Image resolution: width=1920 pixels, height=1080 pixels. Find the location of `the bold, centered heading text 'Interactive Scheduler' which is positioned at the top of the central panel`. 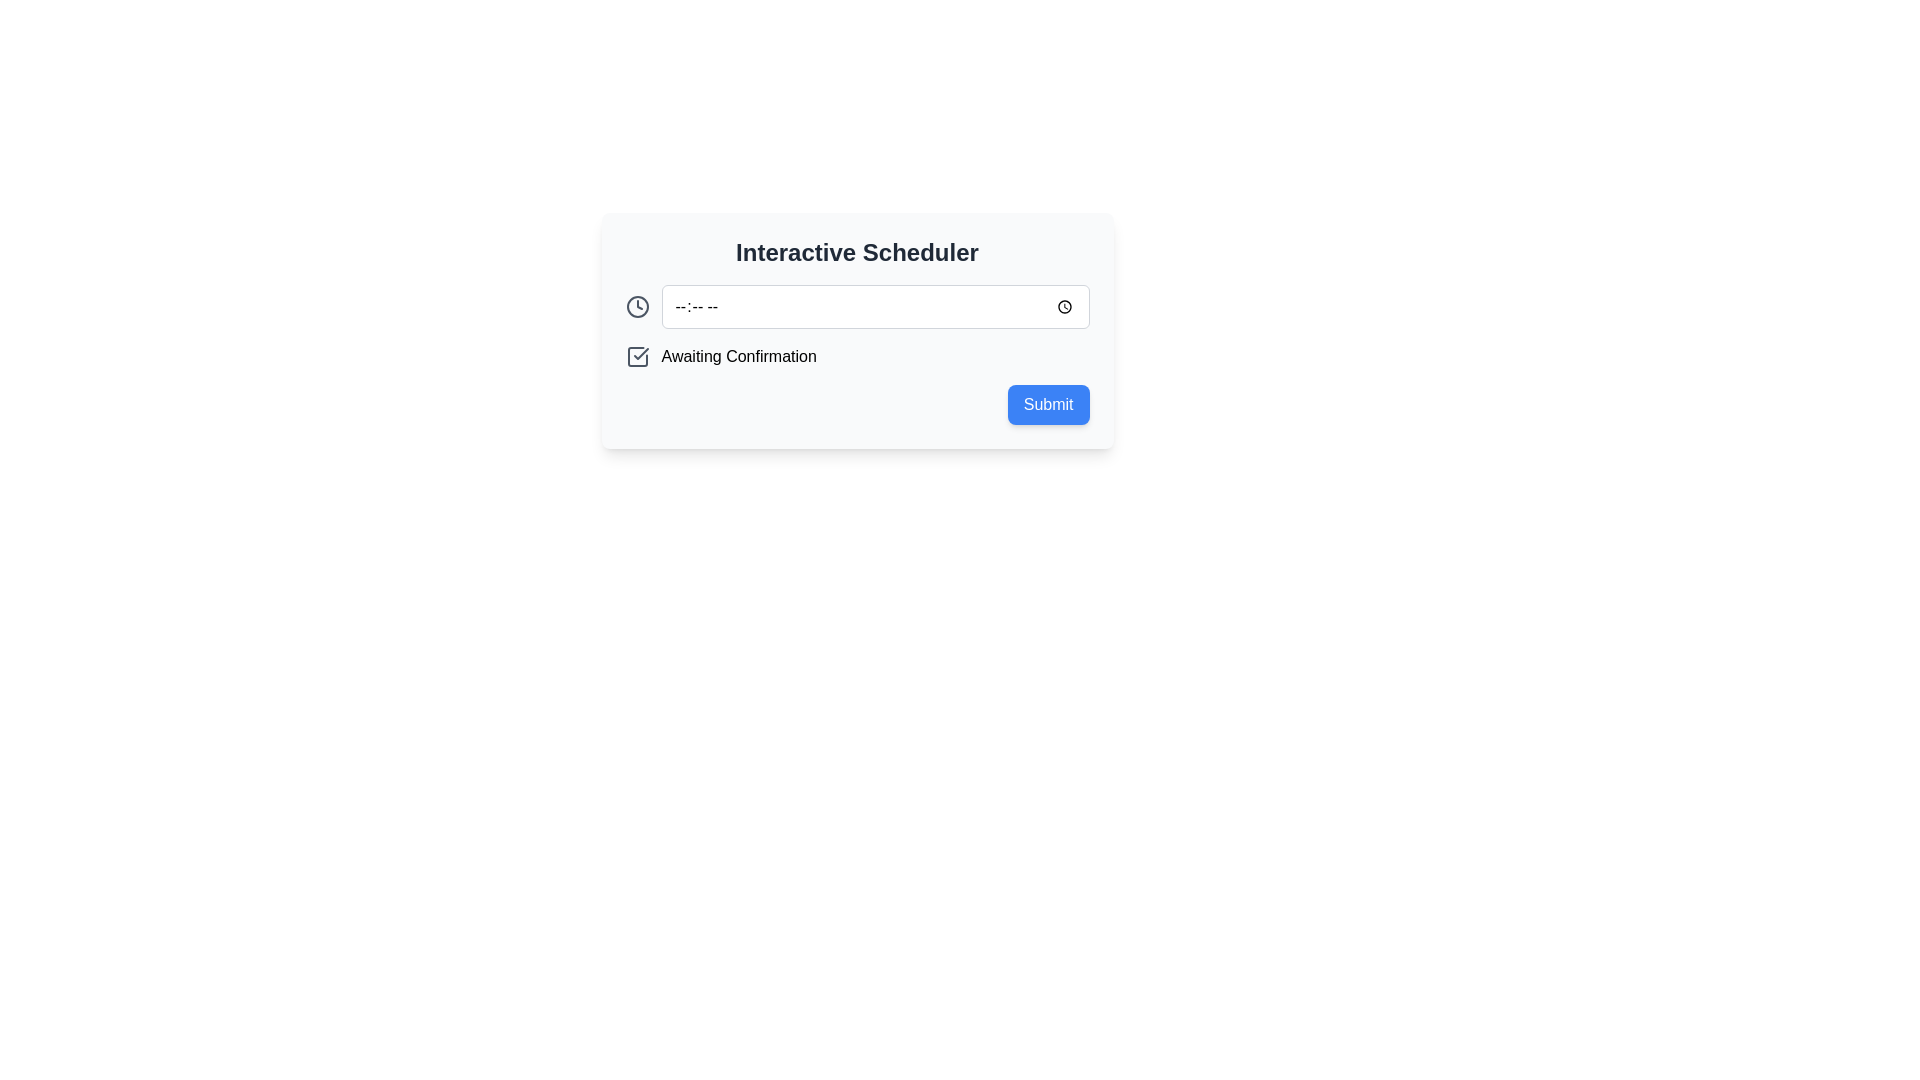

the bold, centered heading text 'Interactive Scheduler' which is positioned at the top of the central panel is located at coordinates (857, 252).